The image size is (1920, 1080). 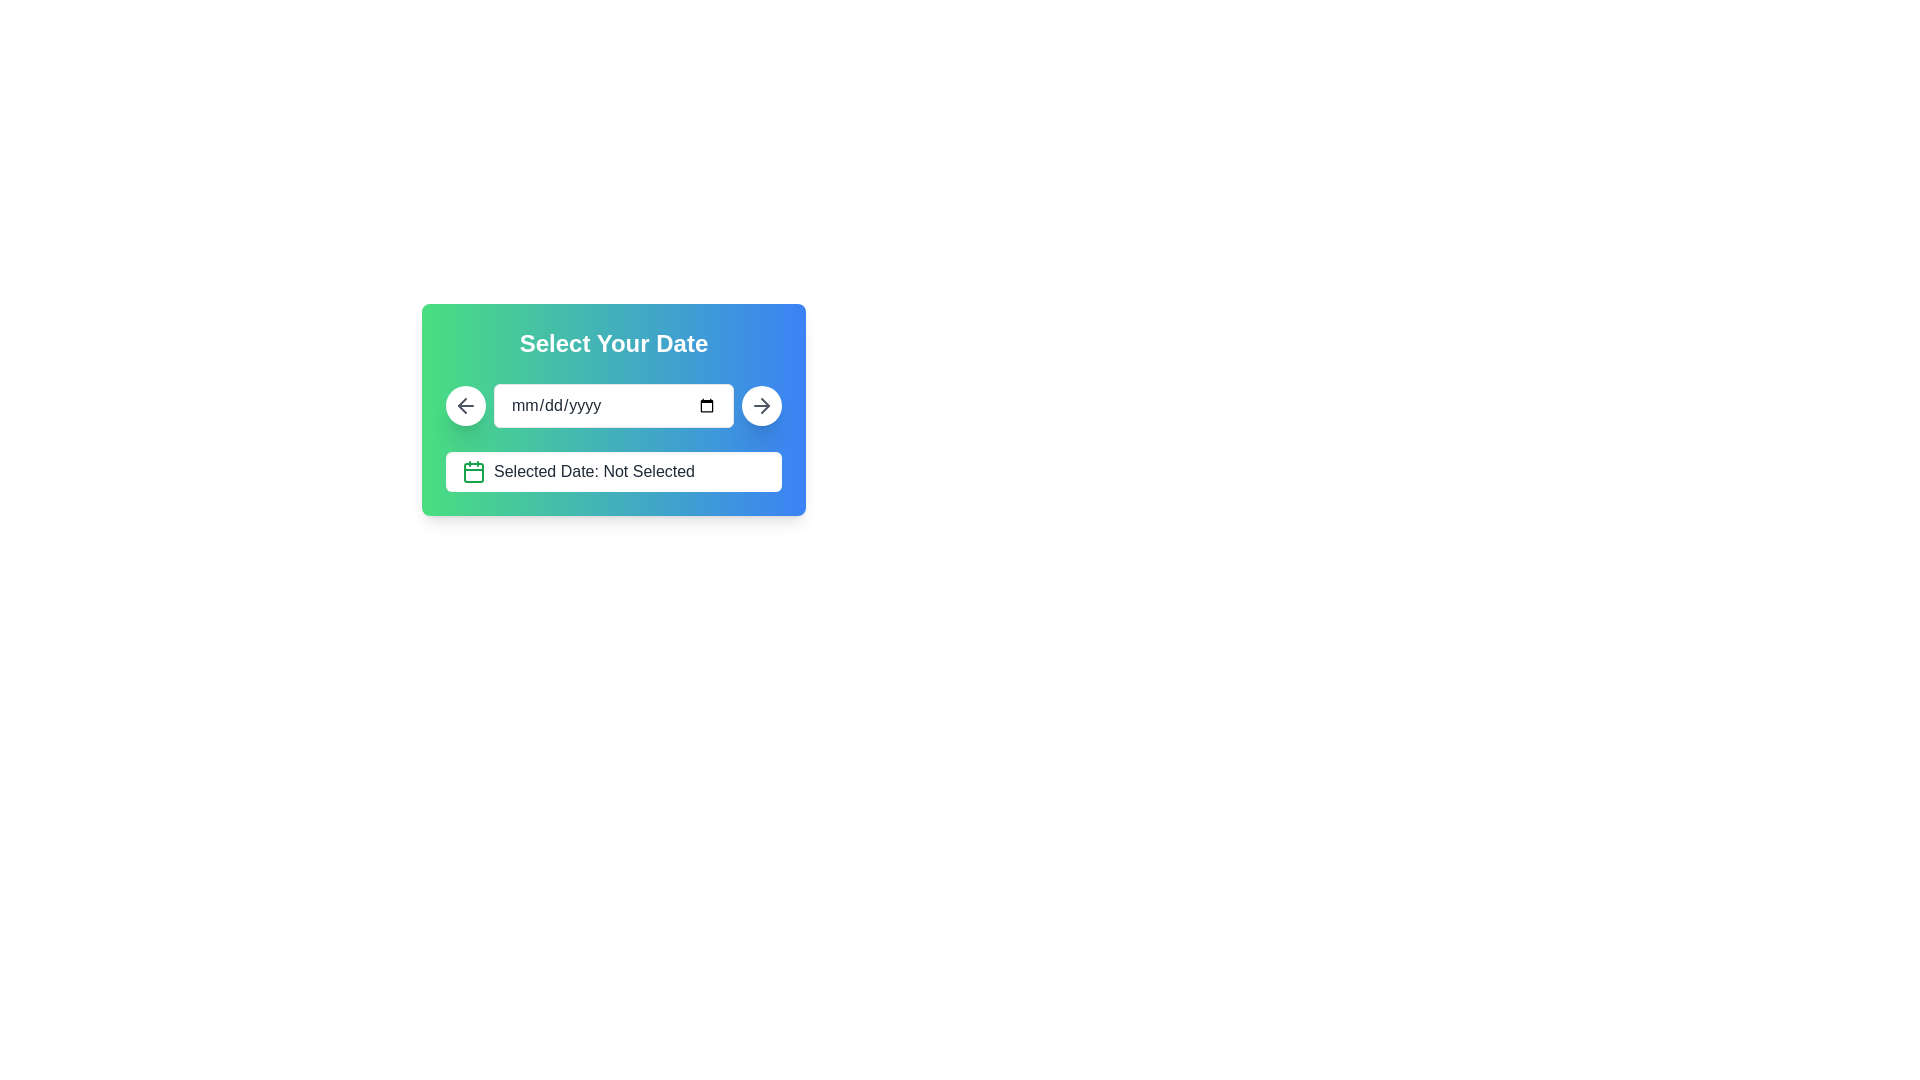 What do you see at coordinates (473, 471) in the screenshot?
I see `the calendar icon with a green stroke color that is located immediately to the left of the text 'Selected Date: Not Selected'` at bounding box center [473, 471].